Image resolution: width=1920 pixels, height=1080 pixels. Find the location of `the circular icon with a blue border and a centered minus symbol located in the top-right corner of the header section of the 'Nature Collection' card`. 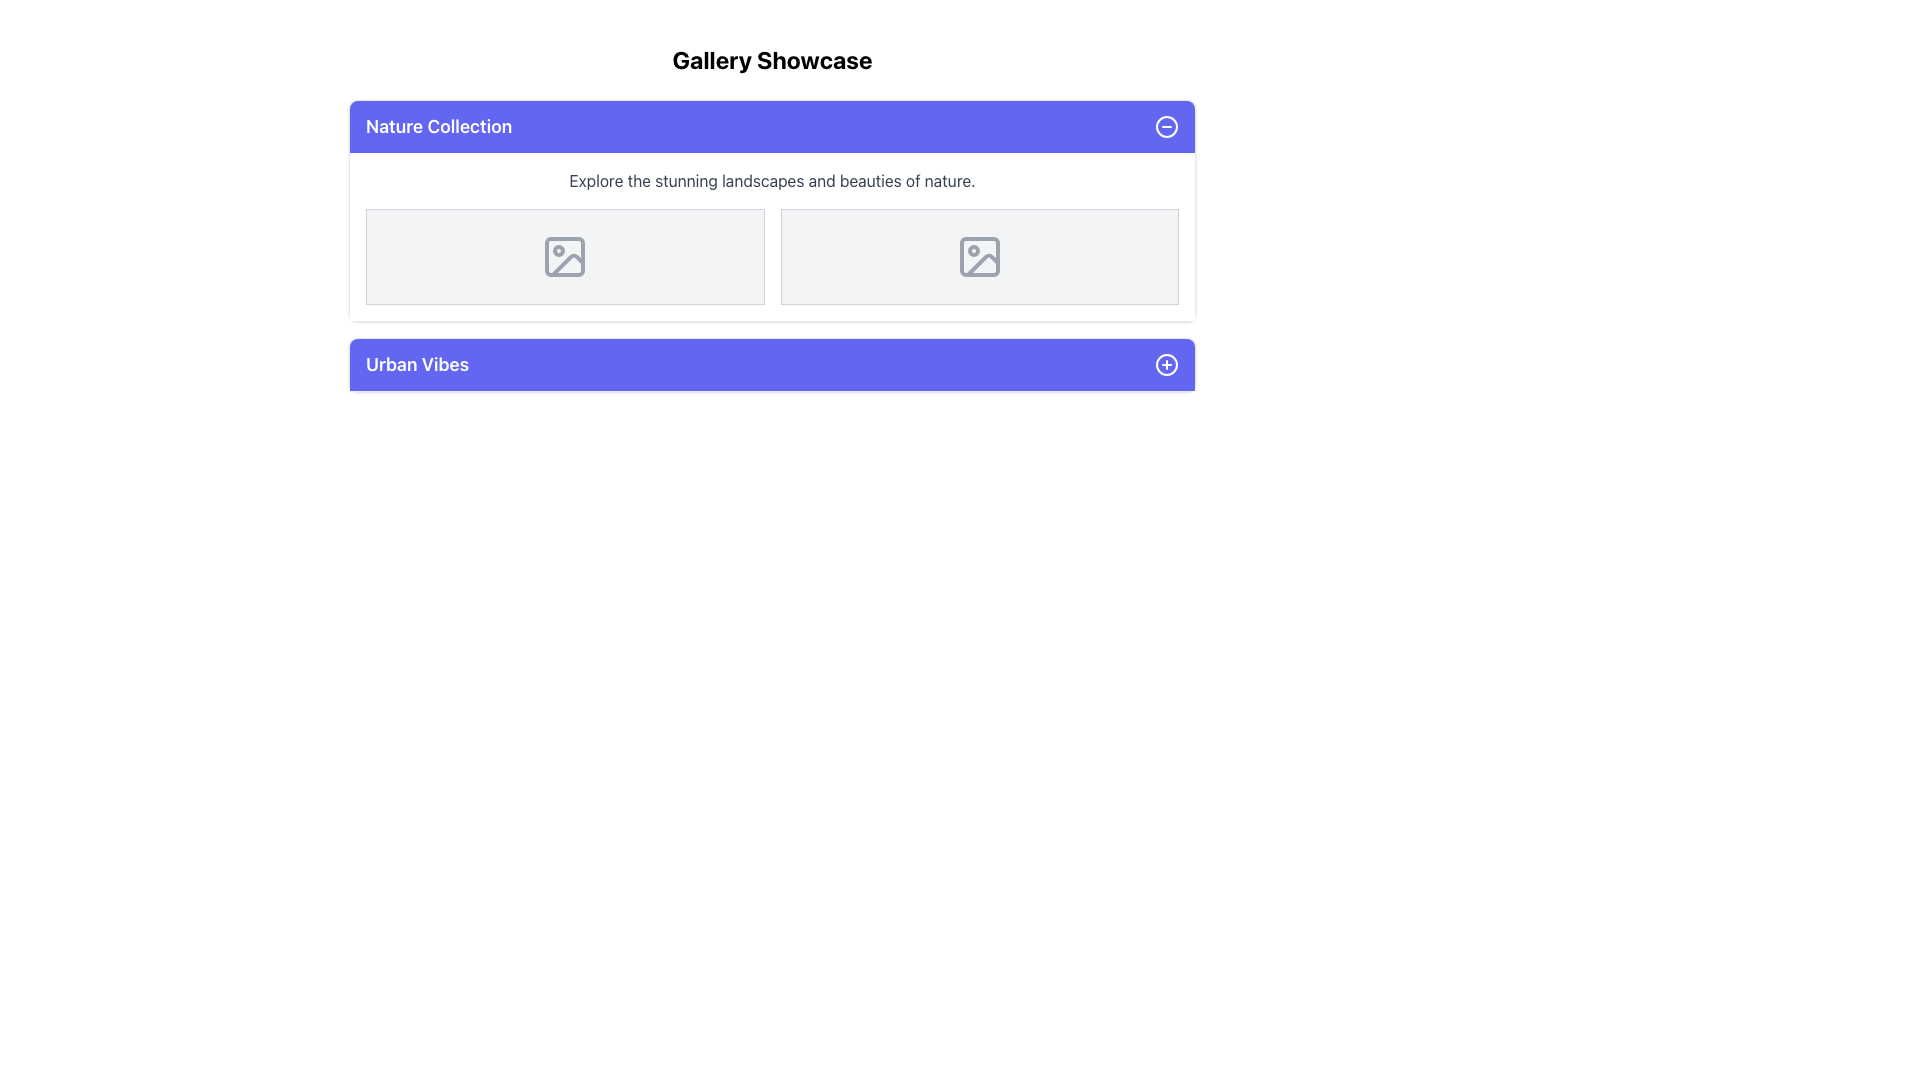

the circular icon with a blue border and a centered minus symbol located in the top-right corner of the header section of the 'Nature Collection' card is located at coordinates (1166, 127).